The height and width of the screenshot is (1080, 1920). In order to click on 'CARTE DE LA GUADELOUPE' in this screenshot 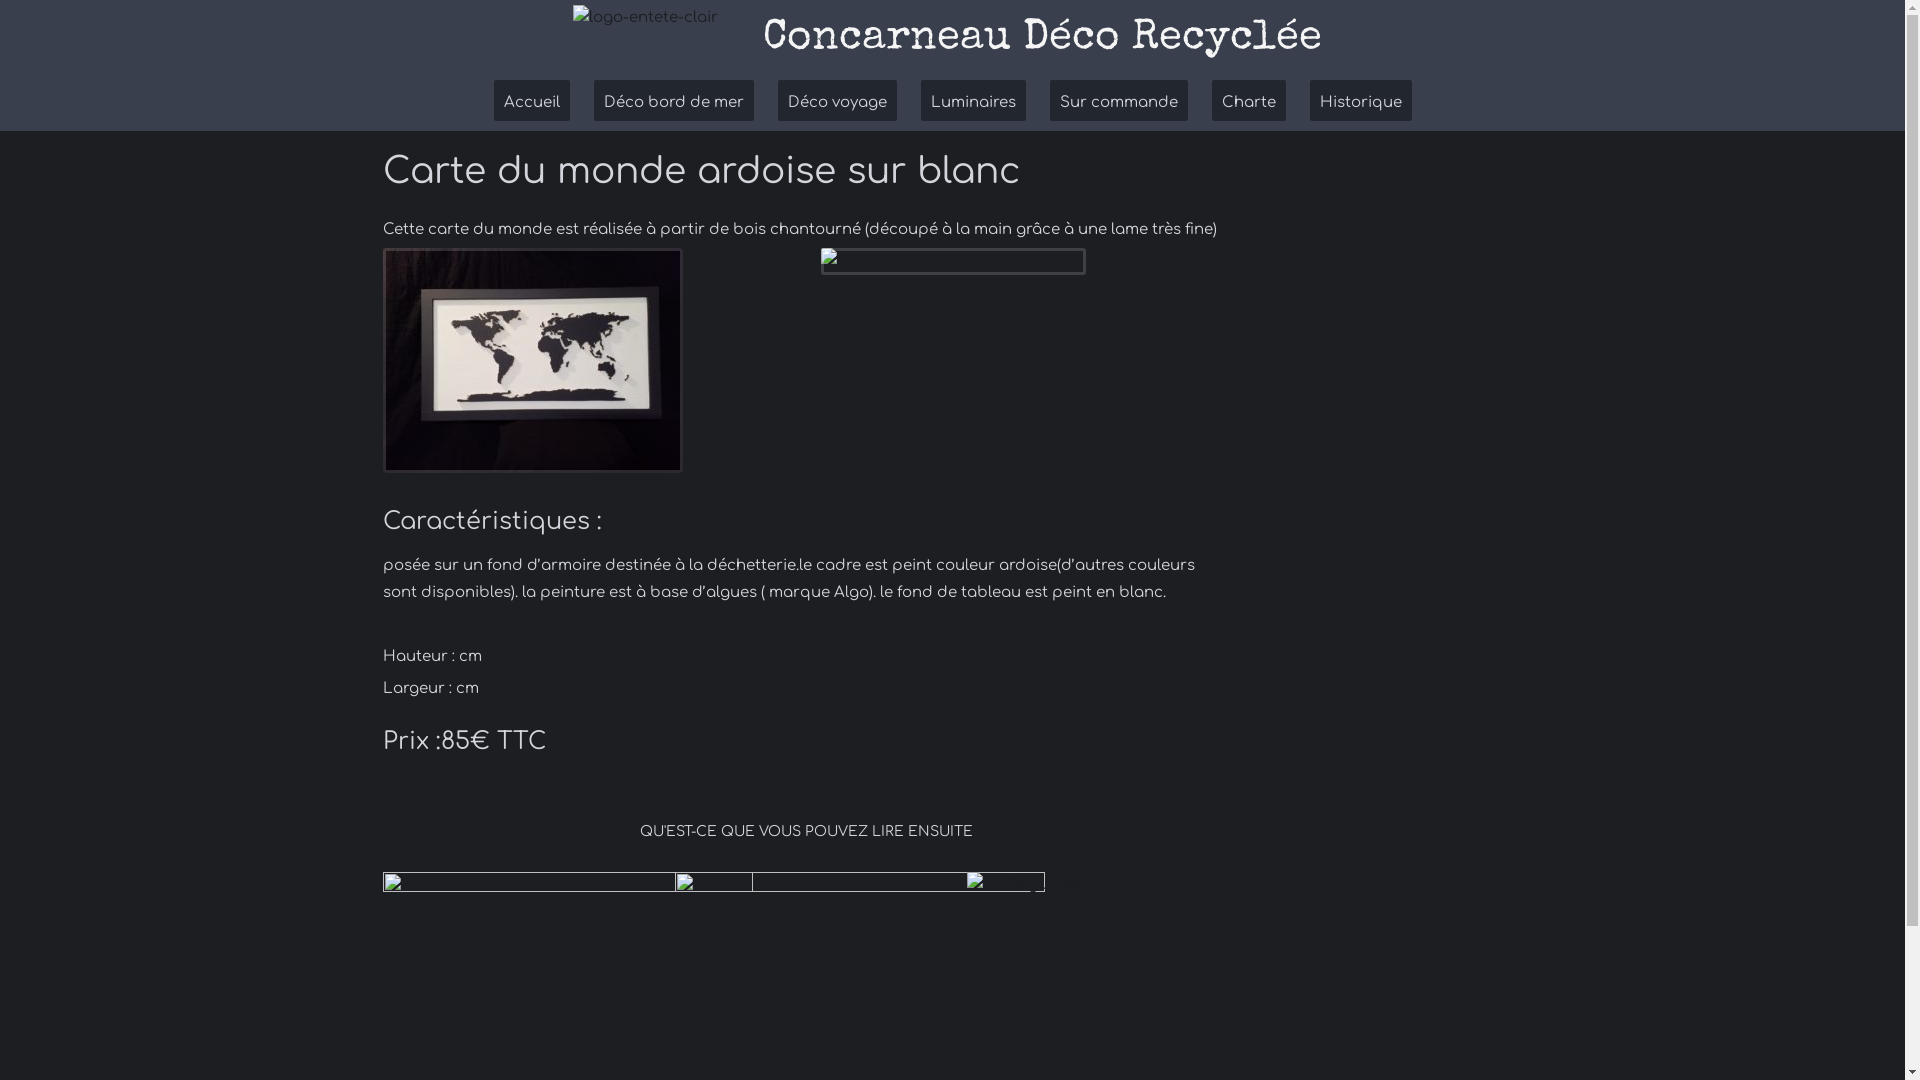, I will do `click(1051, 917)`.